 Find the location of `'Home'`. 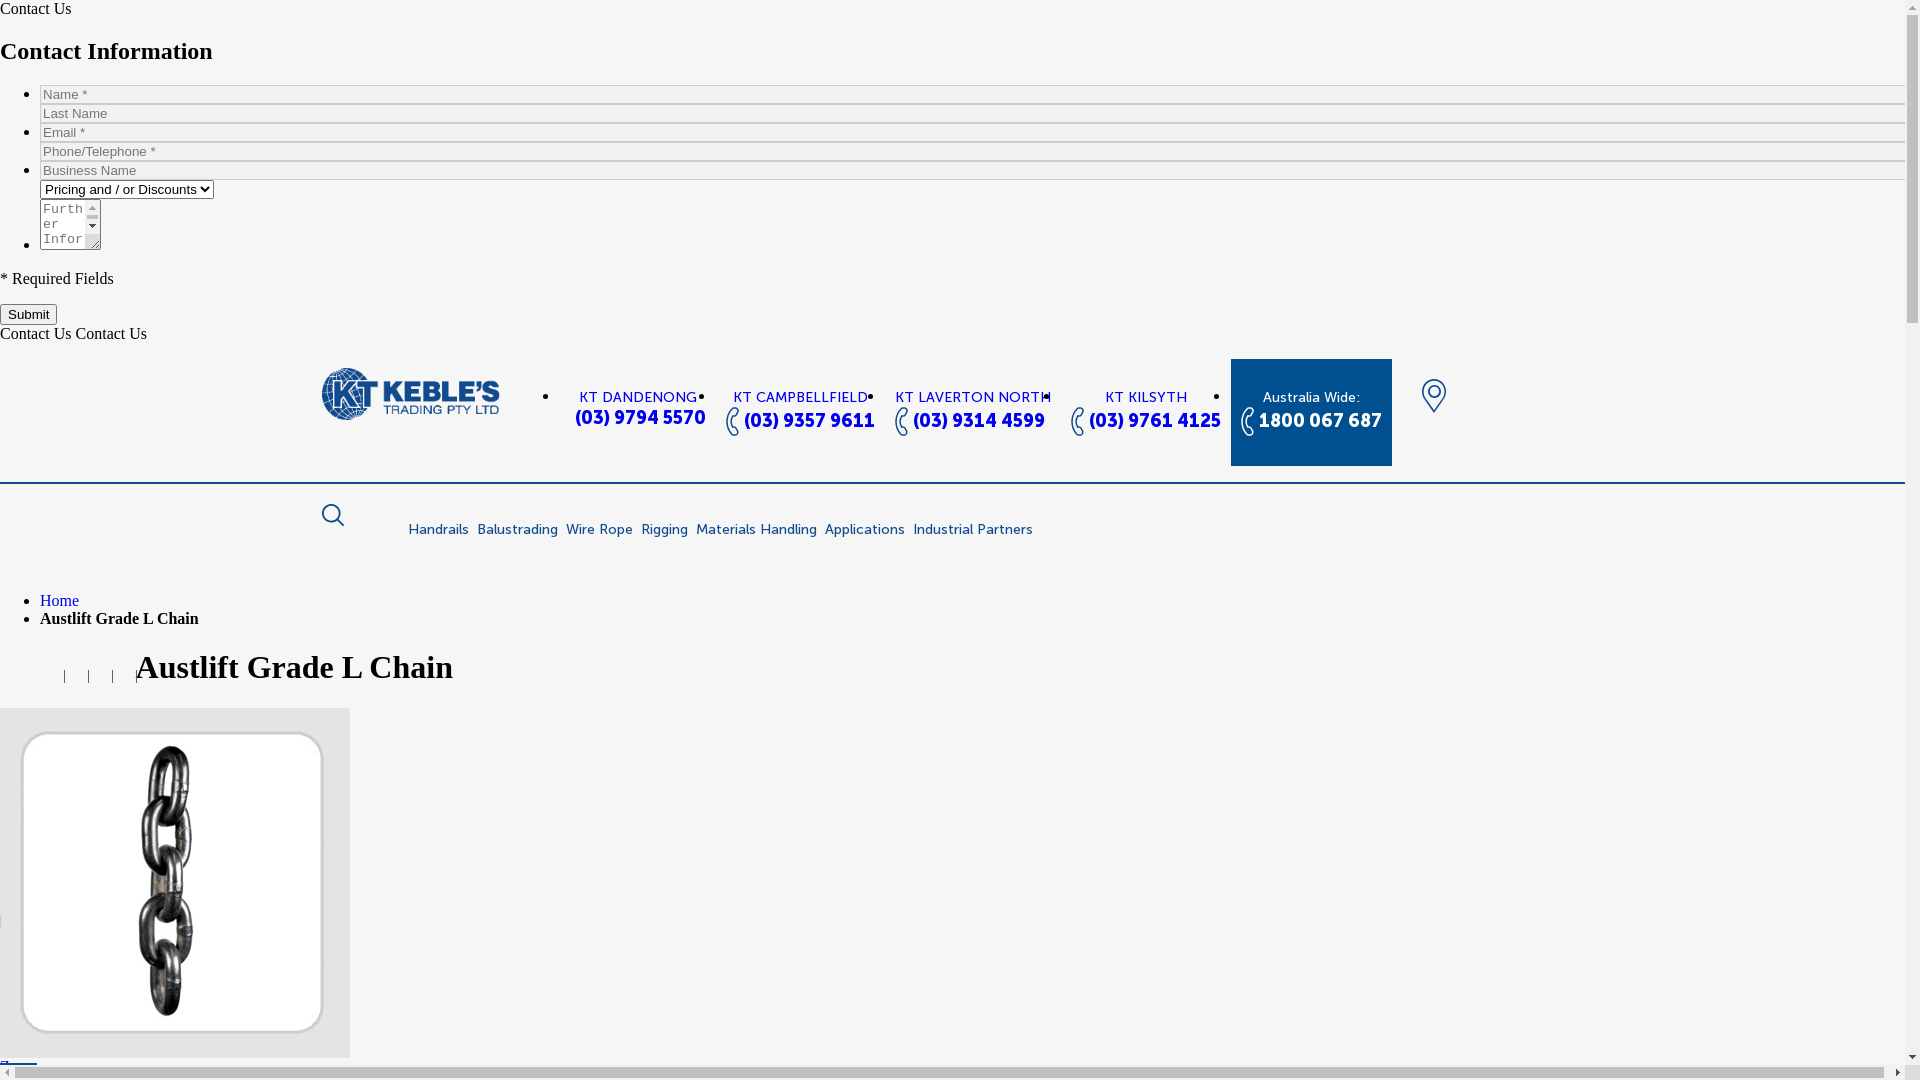

'Home' is located at coordinates (59, 599).